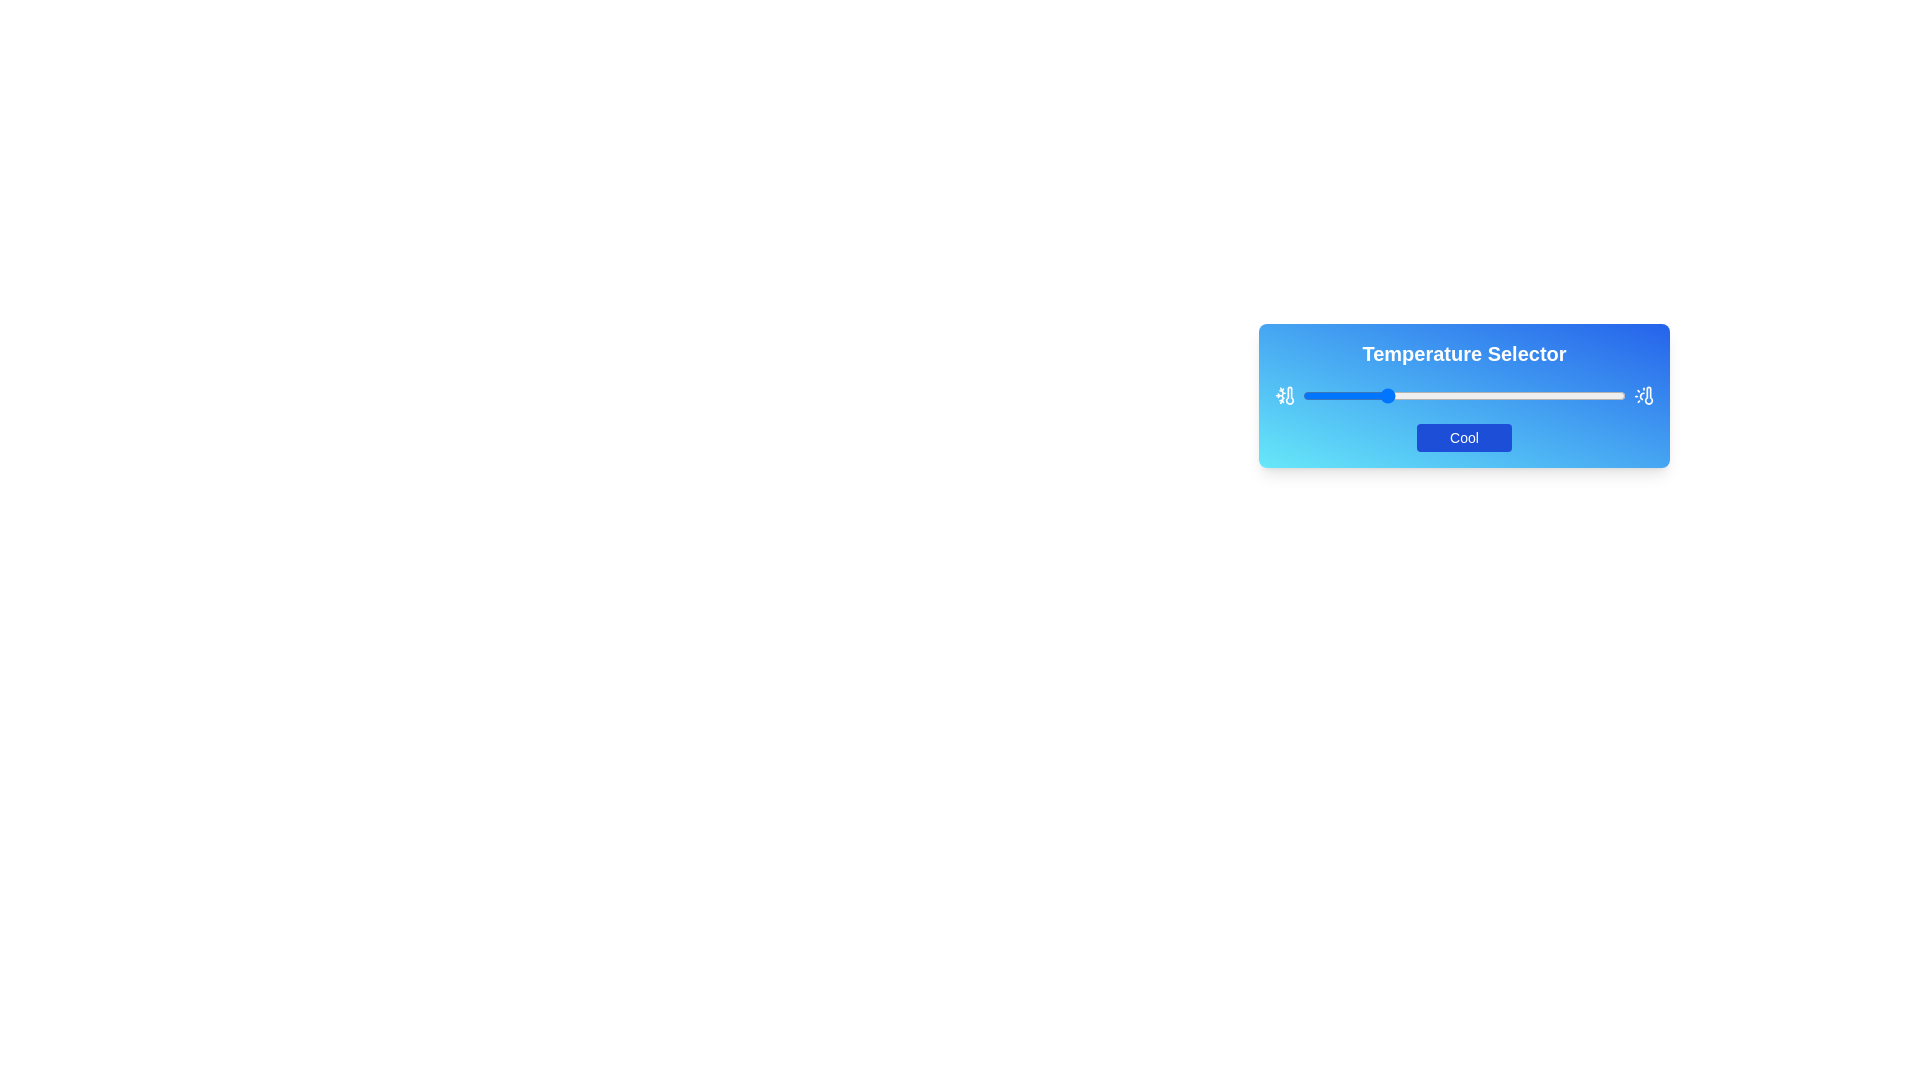  Describe the element at coordinates (1503, 396) in the screenshot. I see `the slider to set the temperature to 62` at that location.